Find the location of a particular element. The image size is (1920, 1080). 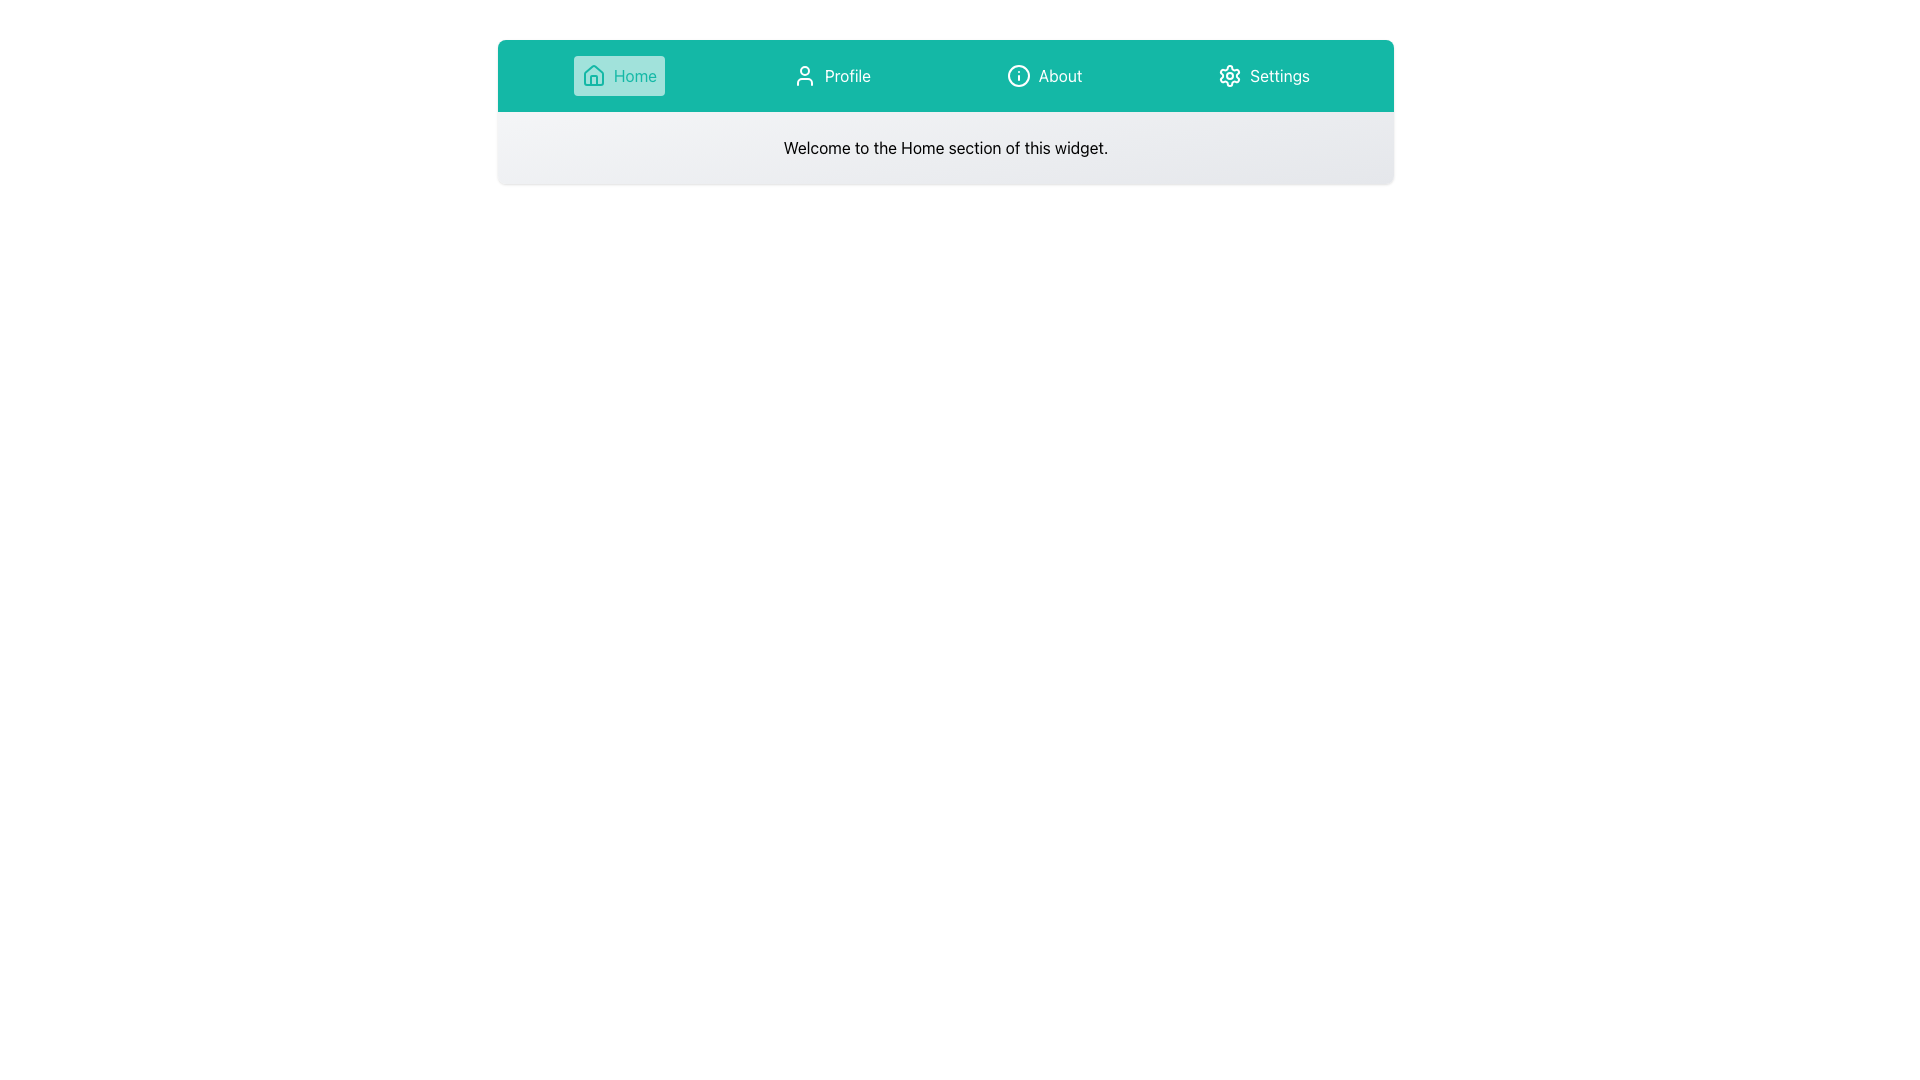

the text display that reads 'Welcome to the Home section of this widget.' which is centrally located below the navigation menu is located at coordinates (944, 146).